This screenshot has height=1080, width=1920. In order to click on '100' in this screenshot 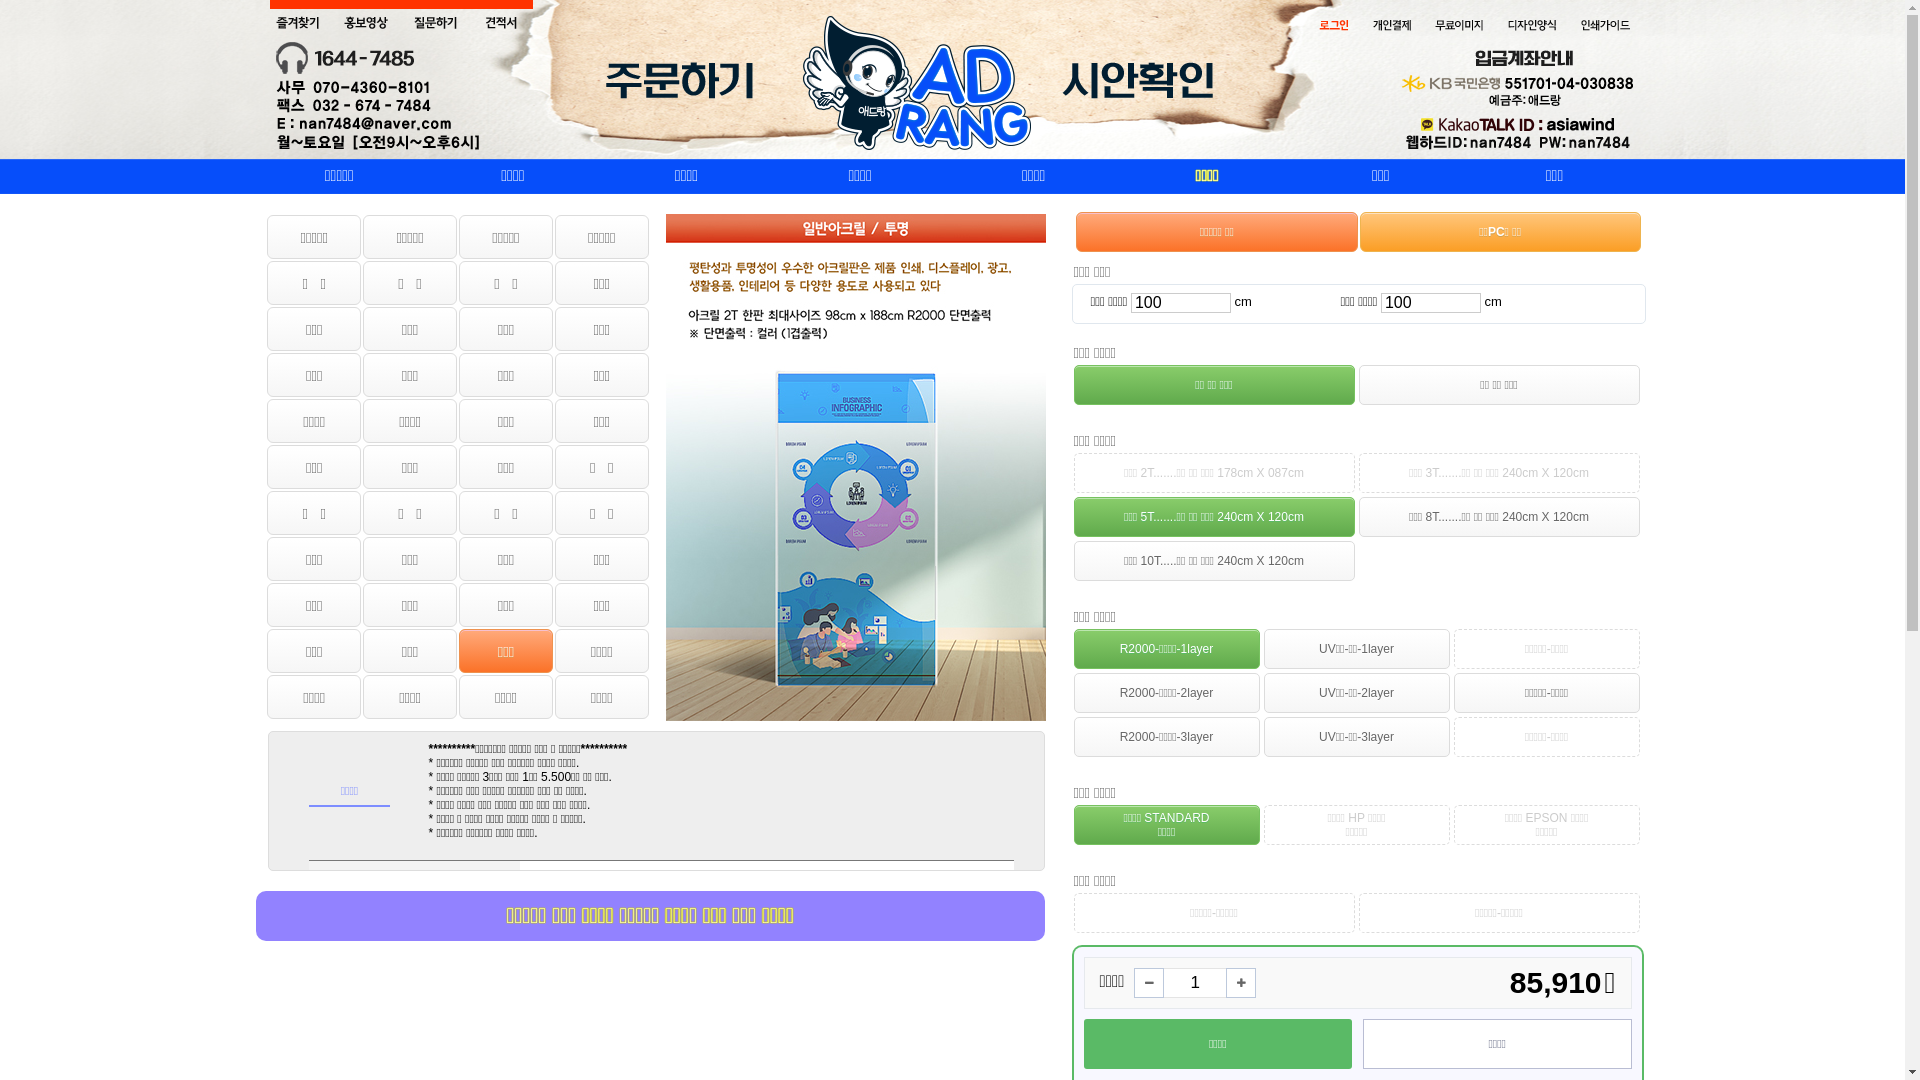, I will do `click(1429, 303)`.